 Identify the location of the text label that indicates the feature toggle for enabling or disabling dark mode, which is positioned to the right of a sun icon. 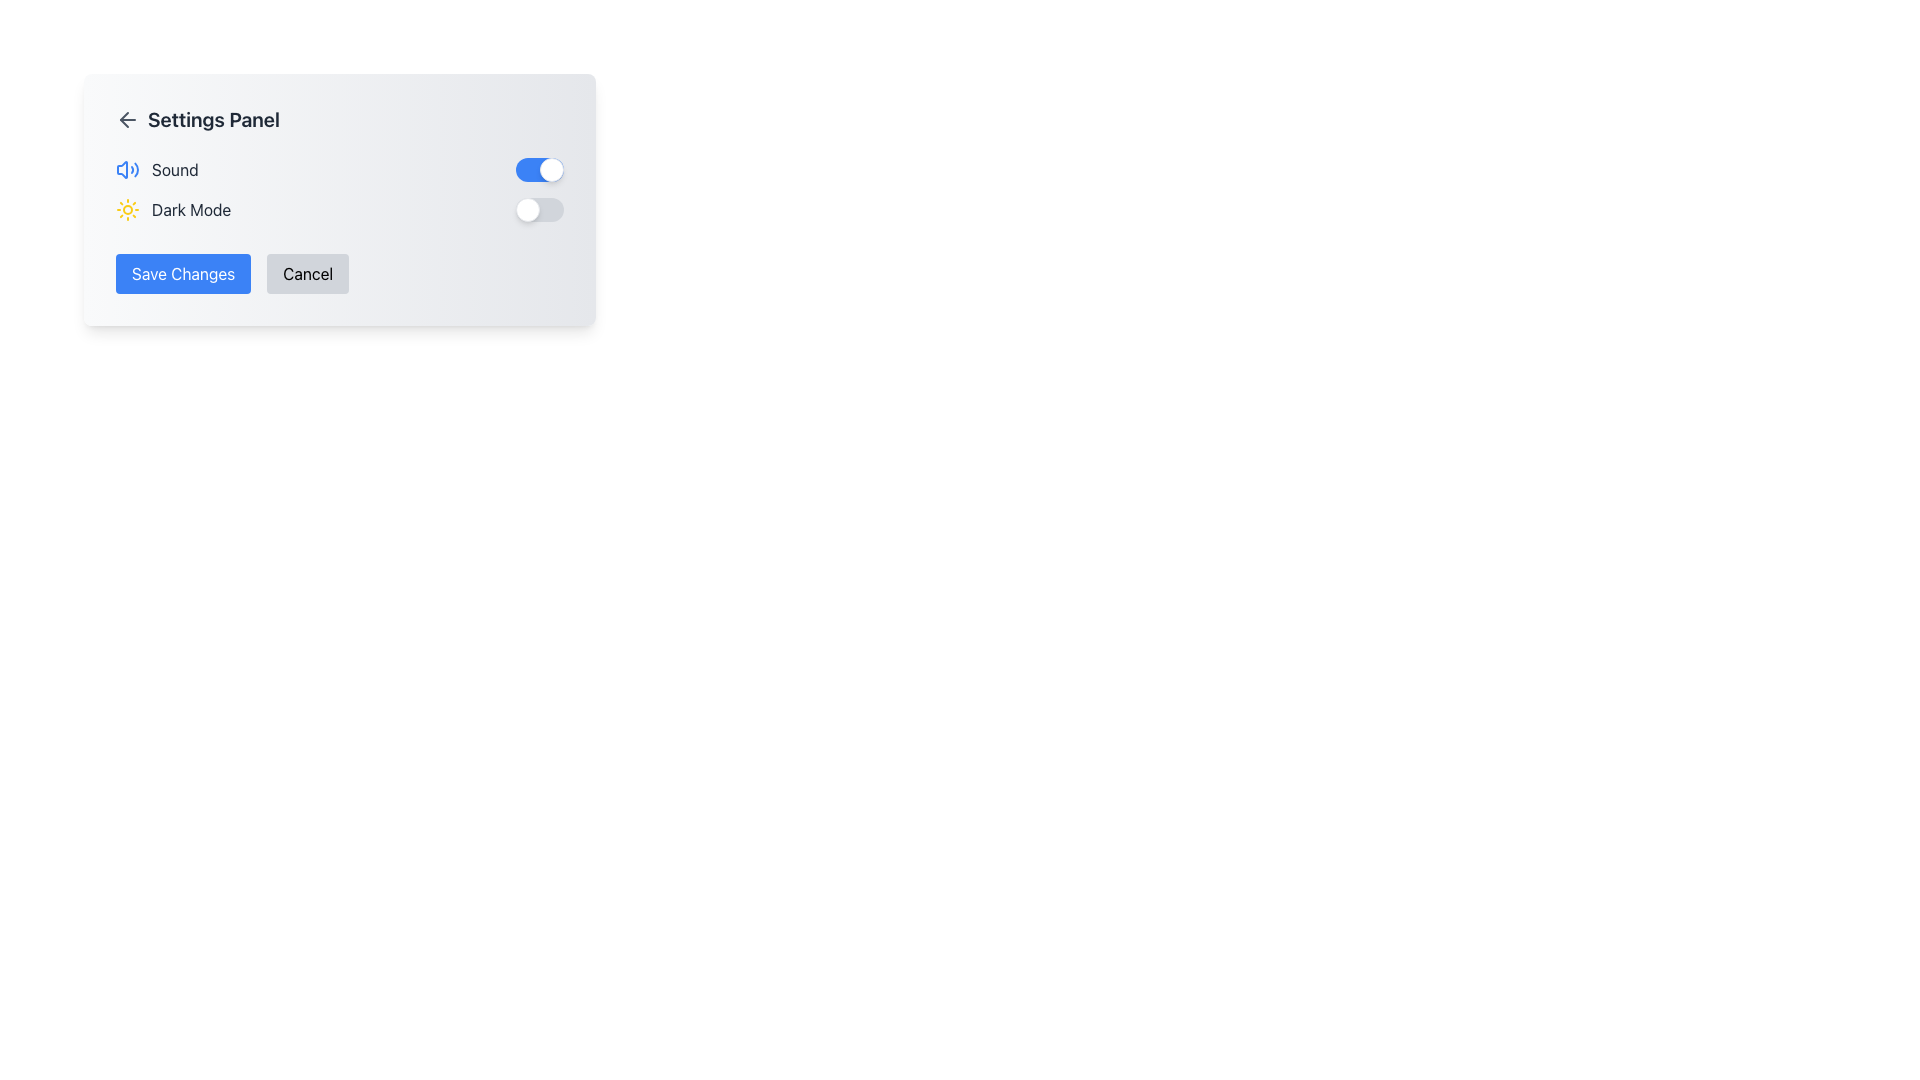
(191, 209).